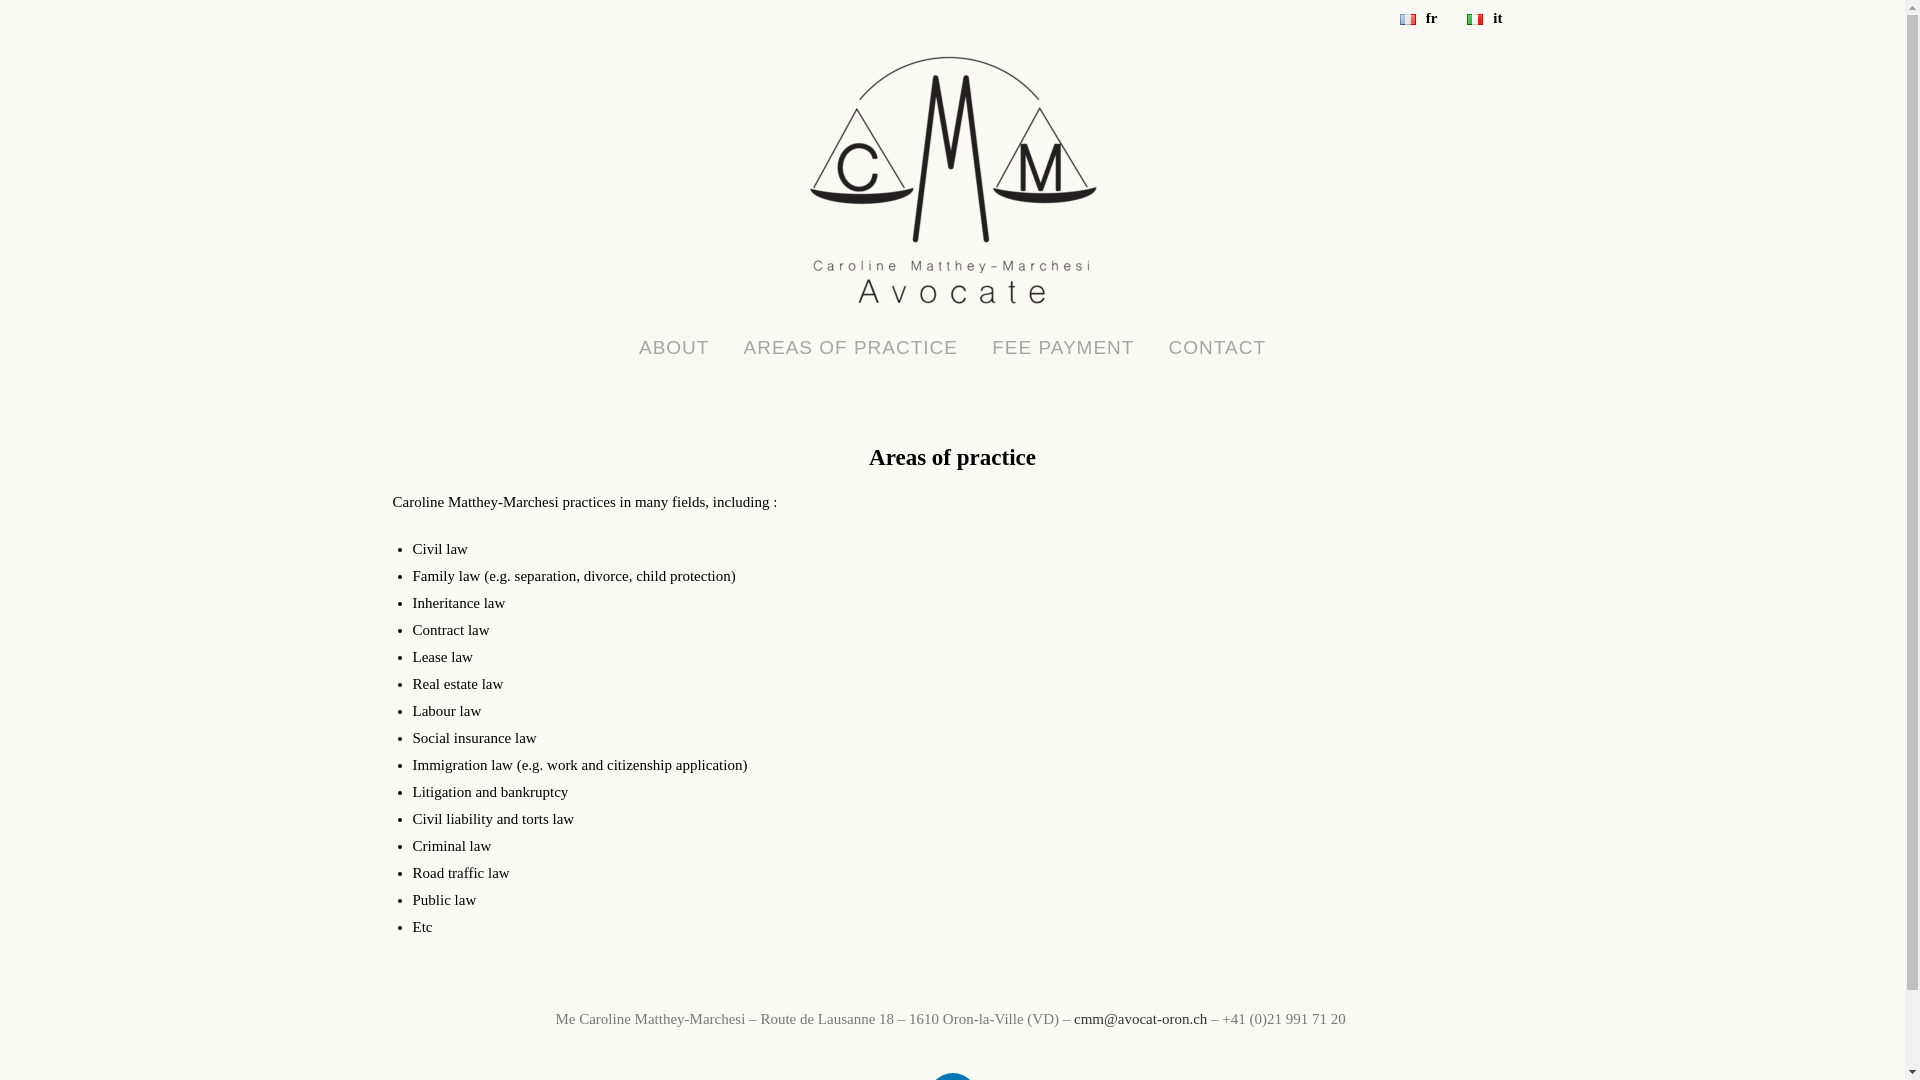 This screenshot has width=1920, height=1080. What do you see at coordinates (850, 346) in the screenshot?
I see `'AREAS OF PRACTICE'` at bounding box center [850, 346].